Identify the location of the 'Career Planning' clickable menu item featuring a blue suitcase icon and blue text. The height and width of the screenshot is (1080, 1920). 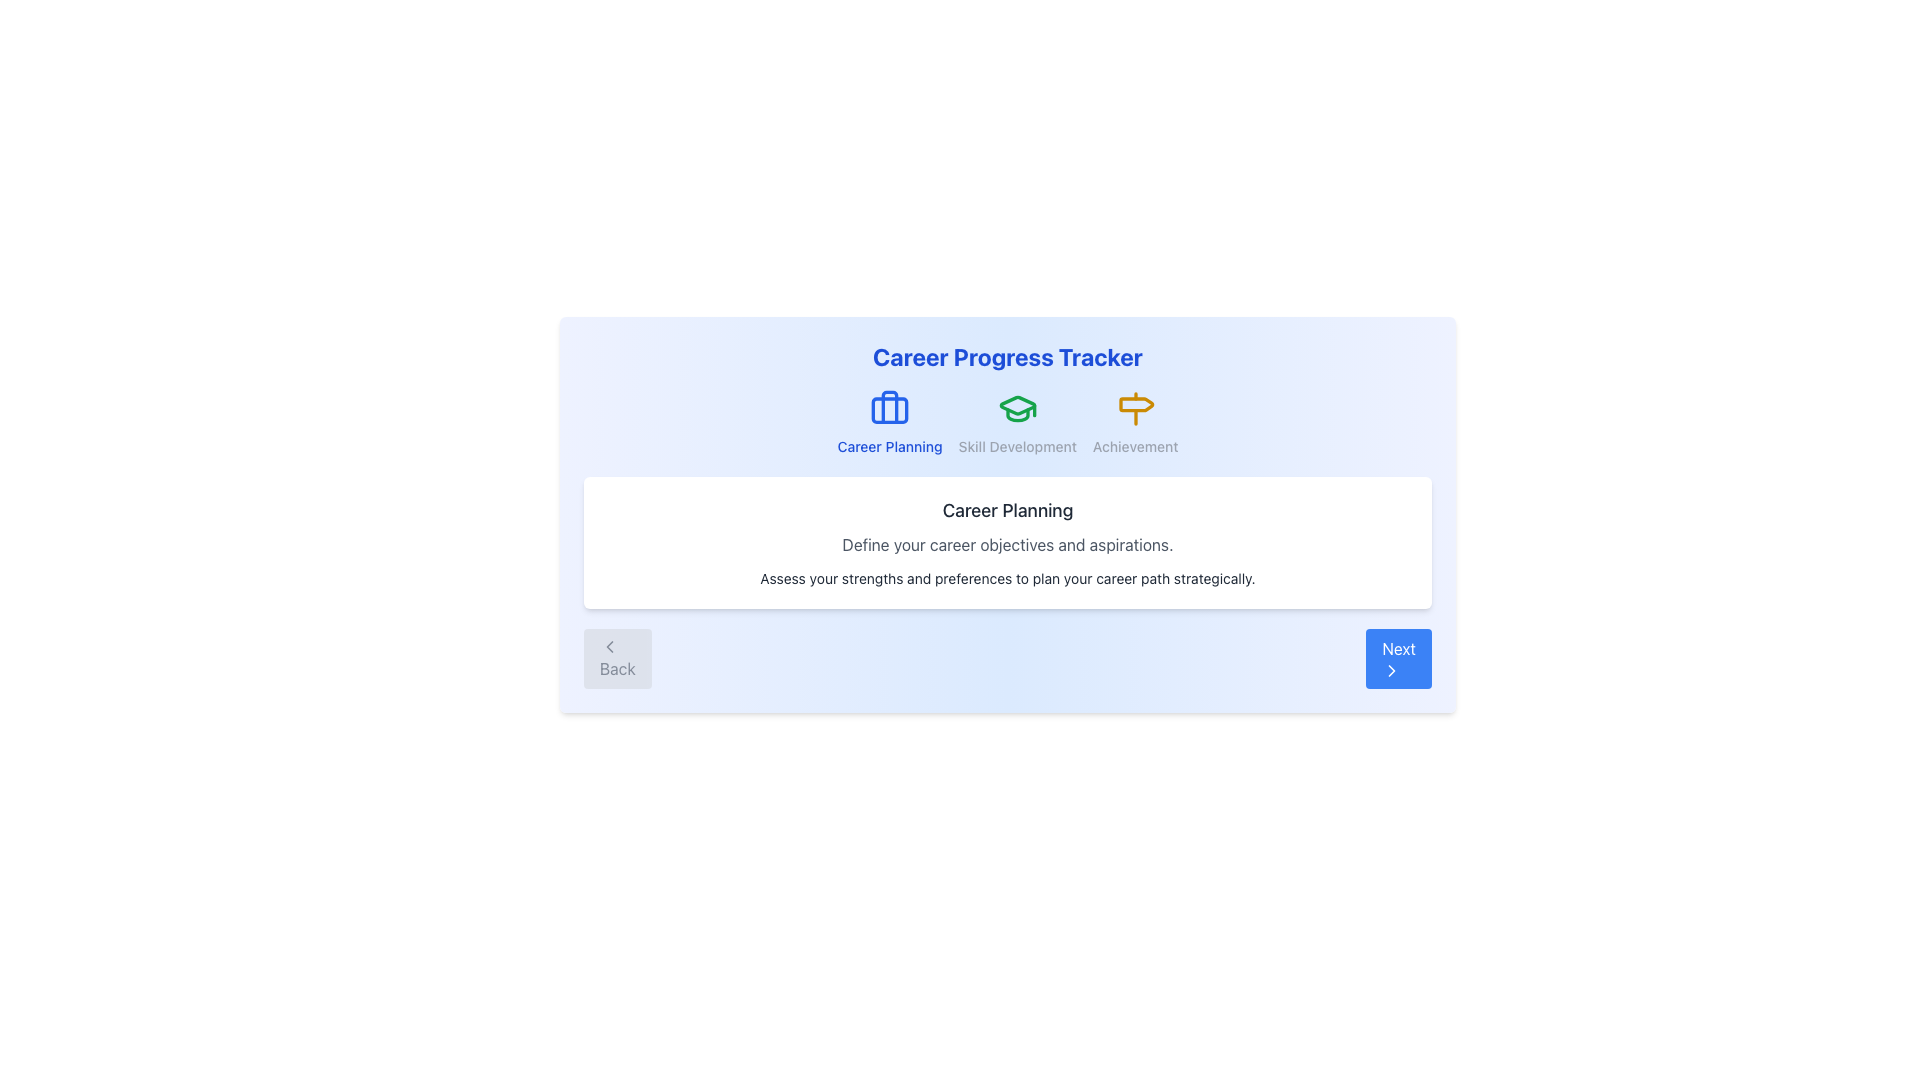
(888, 422).